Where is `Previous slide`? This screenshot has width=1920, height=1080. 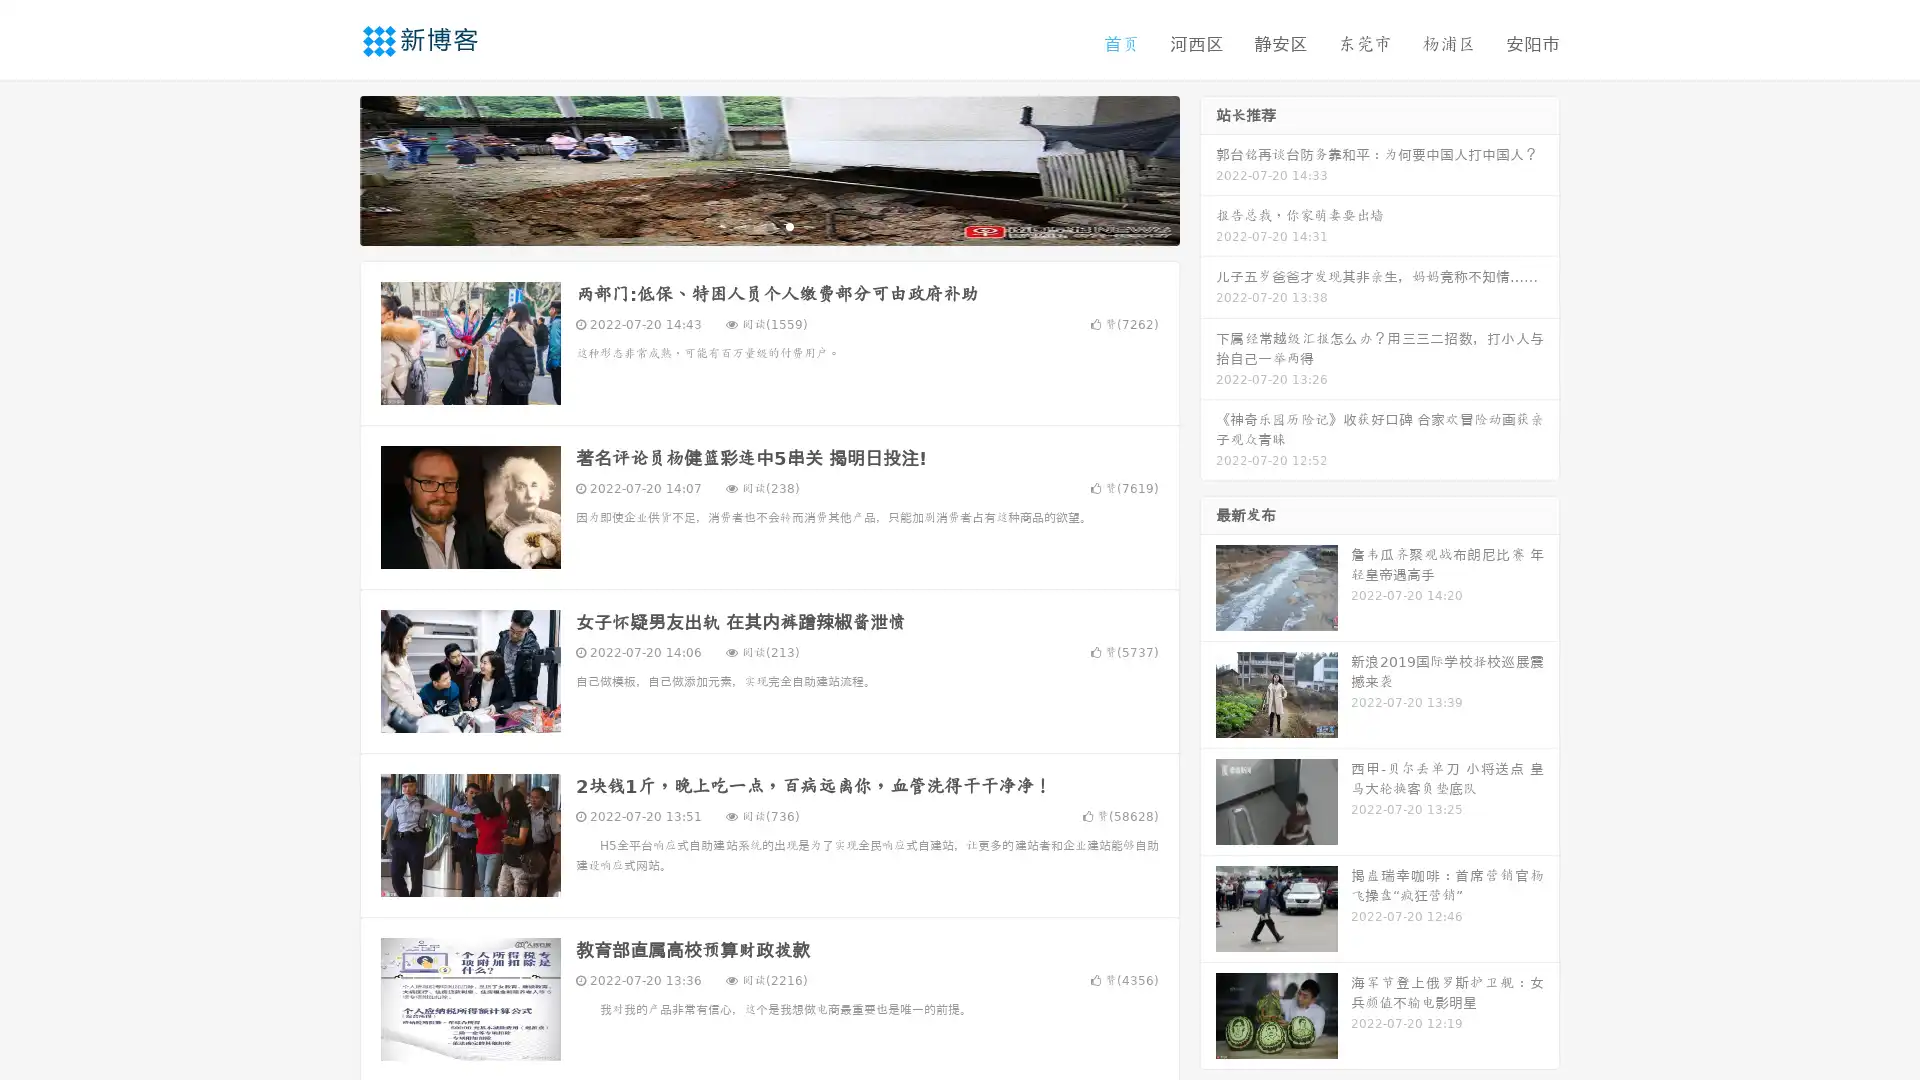 Previous slide is located at coordinates (330, 168).